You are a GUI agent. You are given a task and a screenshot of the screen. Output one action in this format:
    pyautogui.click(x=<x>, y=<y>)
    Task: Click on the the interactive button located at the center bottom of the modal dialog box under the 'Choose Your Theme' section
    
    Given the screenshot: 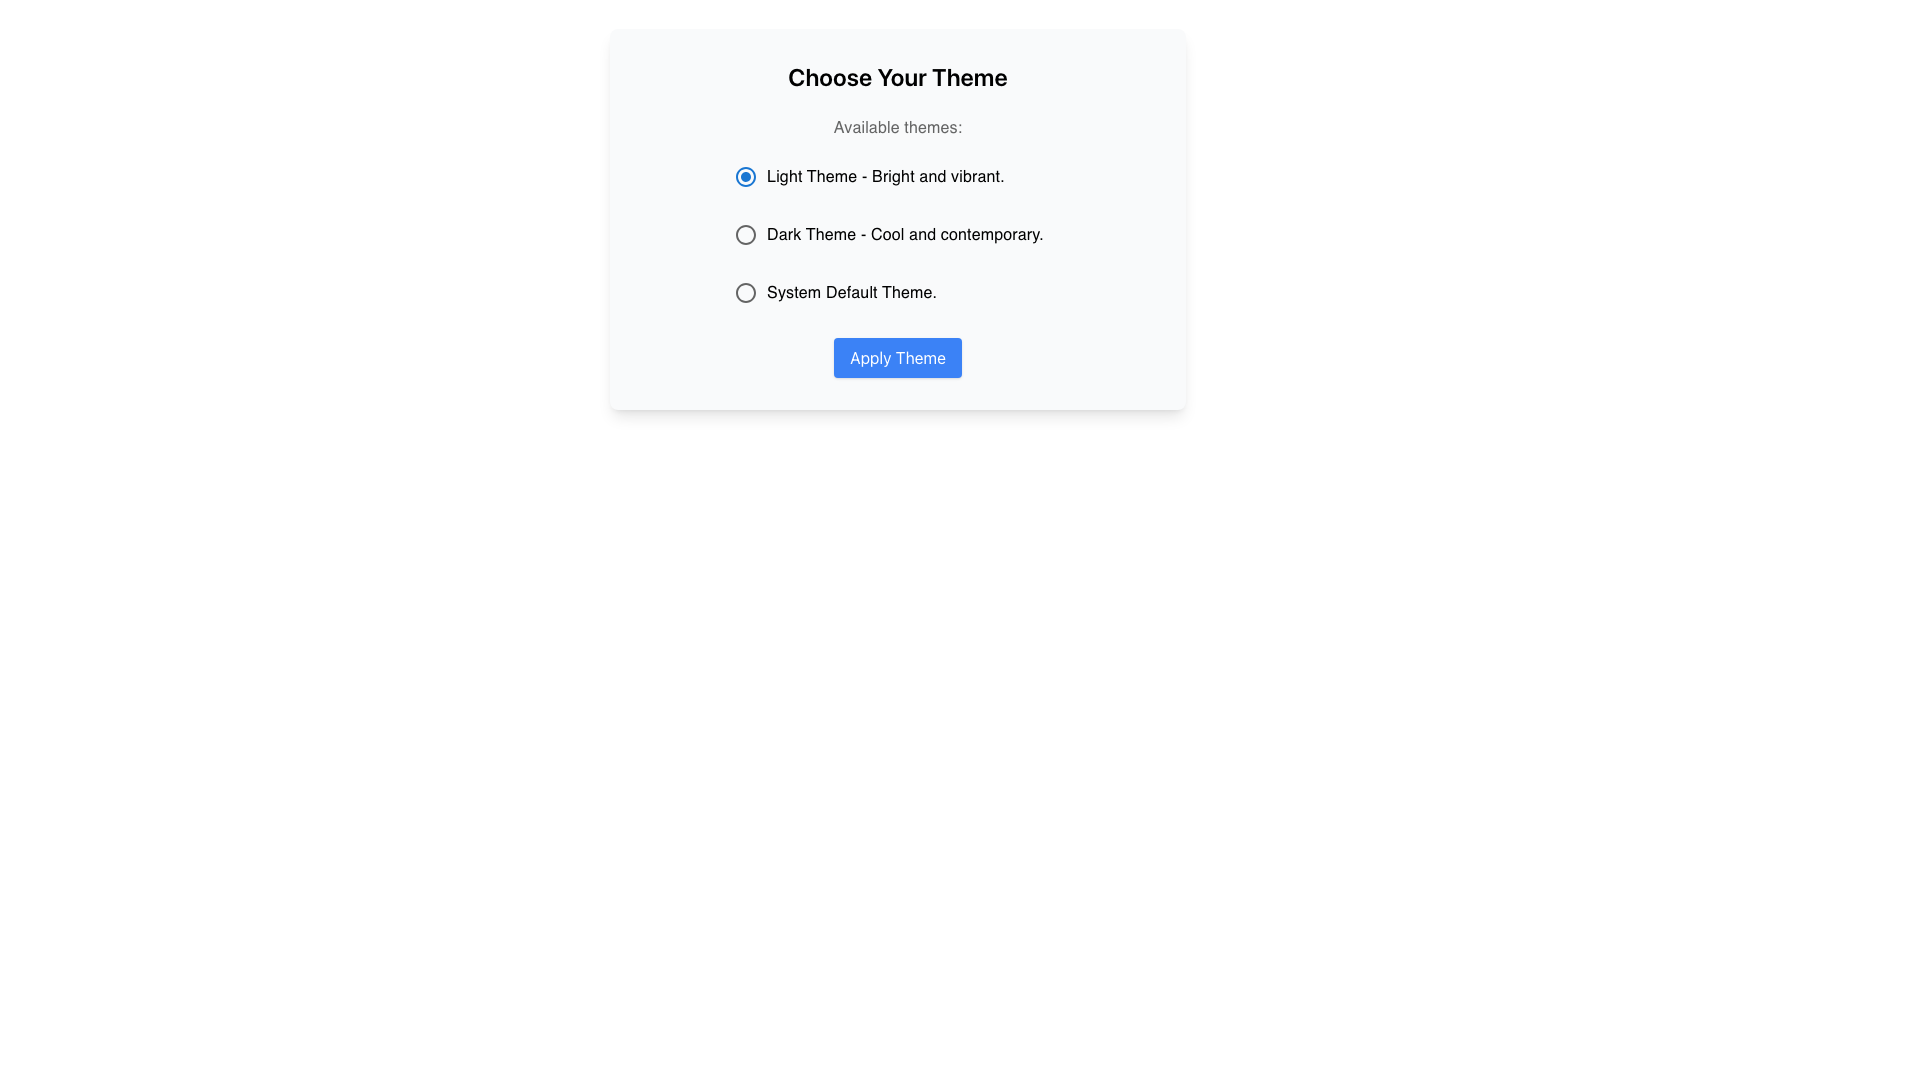 What is the action you would take?
    pyautogui.click(x=896, y=357)
    